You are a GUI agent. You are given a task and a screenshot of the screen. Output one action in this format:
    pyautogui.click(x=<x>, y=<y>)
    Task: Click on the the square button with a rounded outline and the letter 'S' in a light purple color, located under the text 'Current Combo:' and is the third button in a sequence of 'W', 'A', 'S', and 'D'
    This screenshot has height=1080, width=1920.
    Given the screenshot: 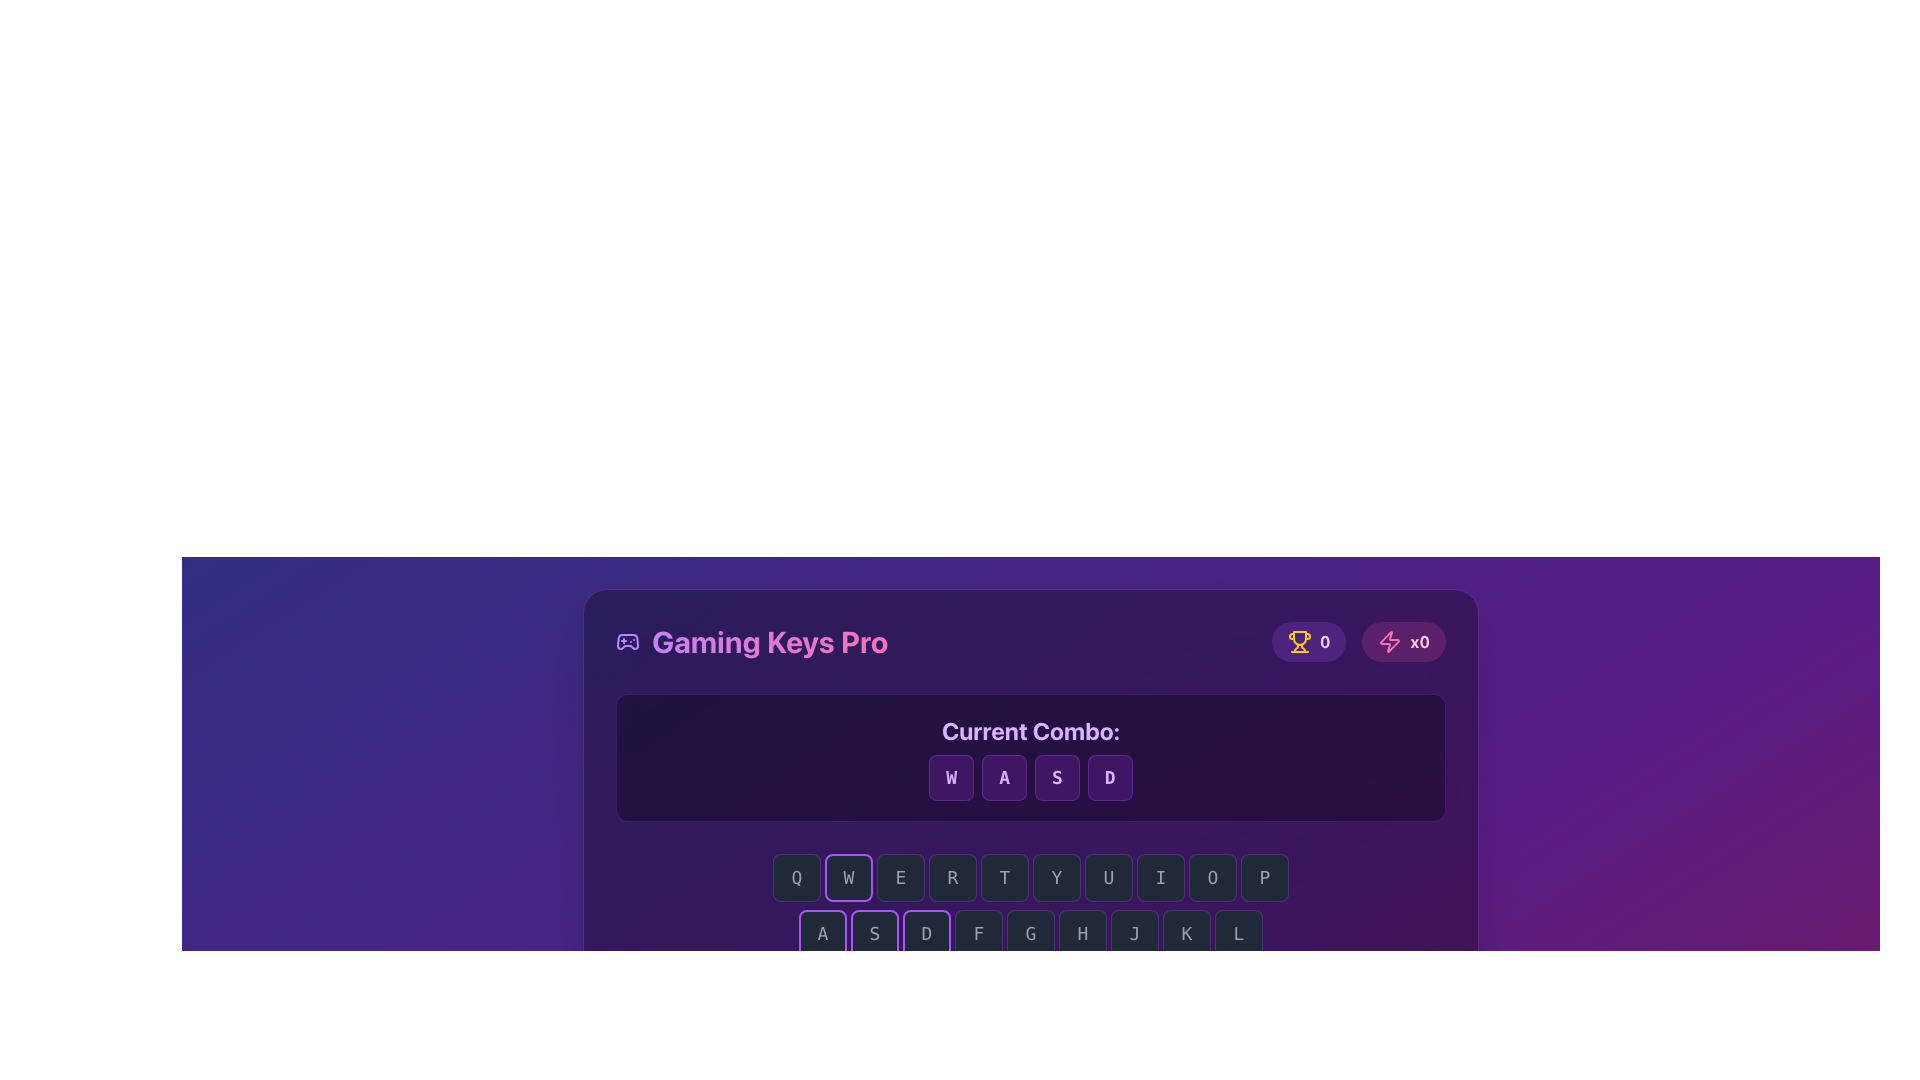 What is the action you would take?
    pyautogui.click(x=1056, y=777)
    